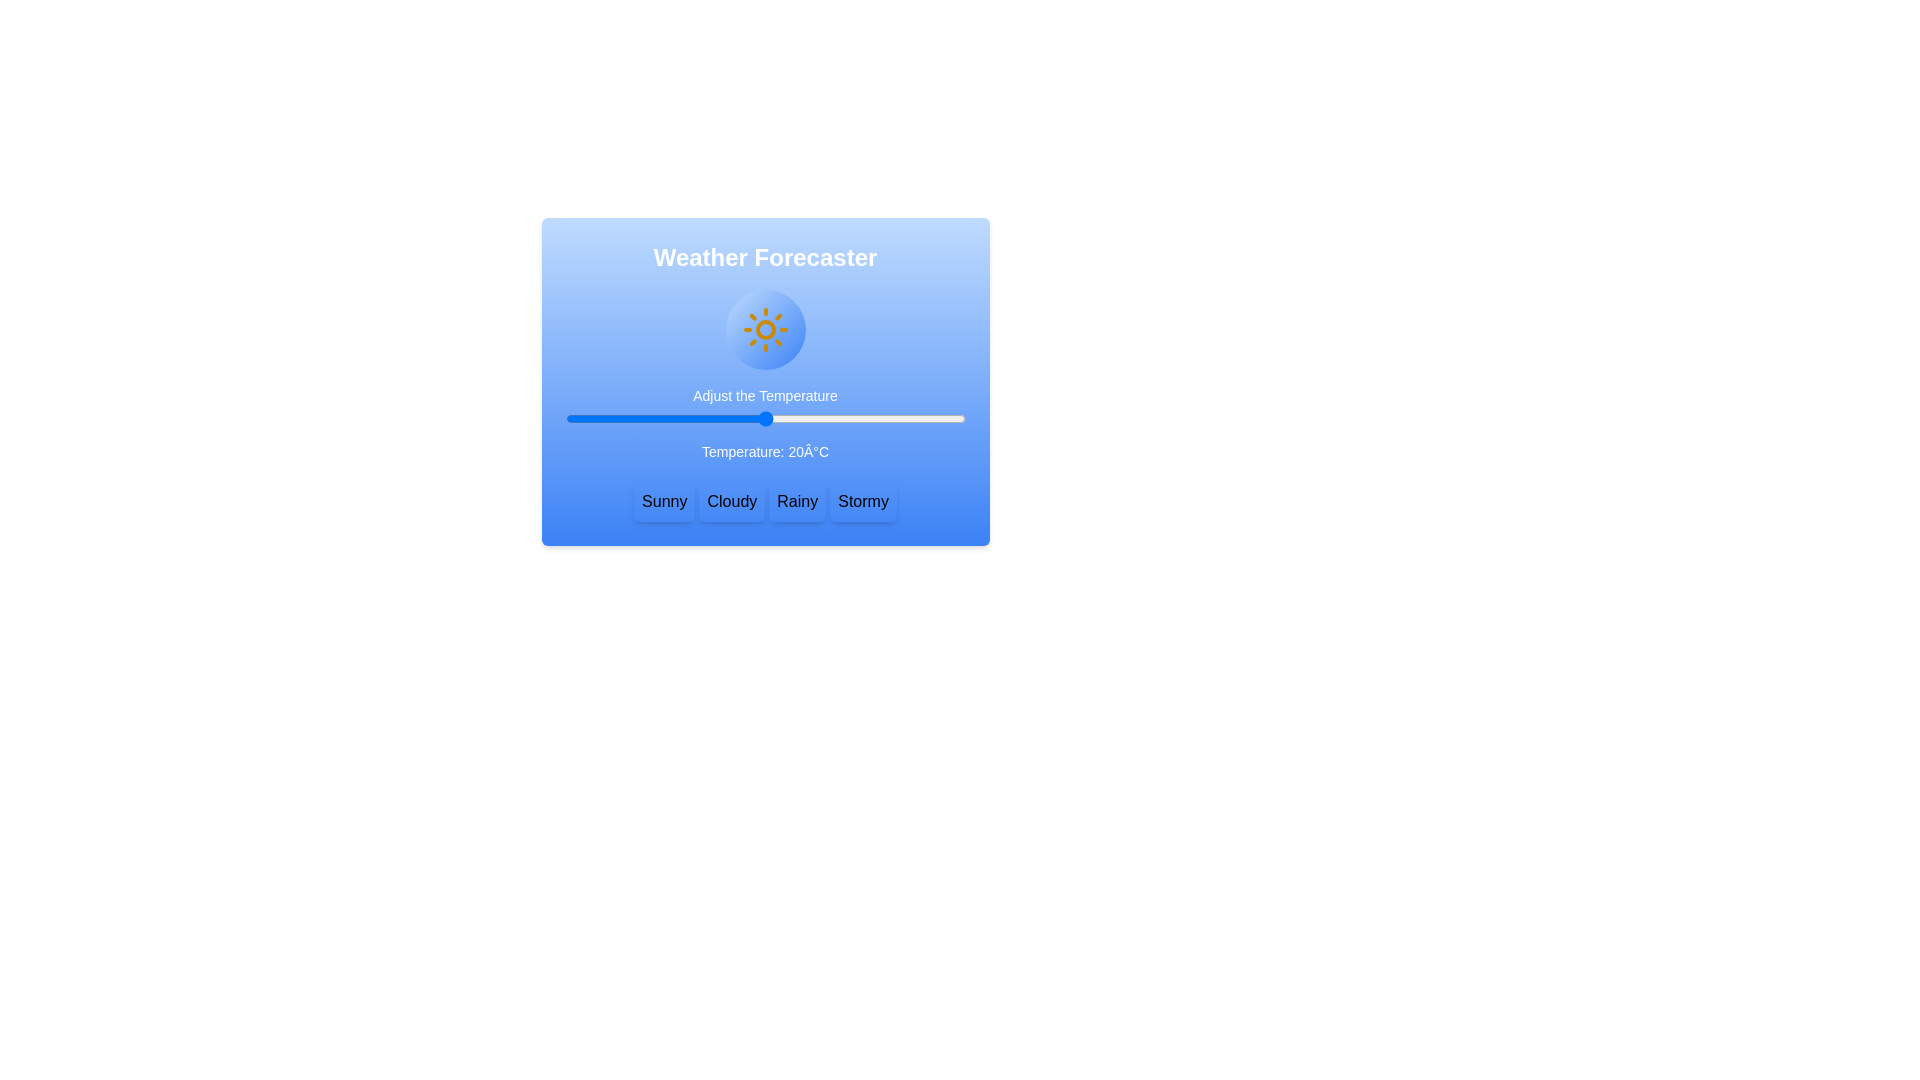 The width and height of the screenshot is (1920, 1080). I want to click on button labeled Cloudy to set the weather type, so click(731, 500).